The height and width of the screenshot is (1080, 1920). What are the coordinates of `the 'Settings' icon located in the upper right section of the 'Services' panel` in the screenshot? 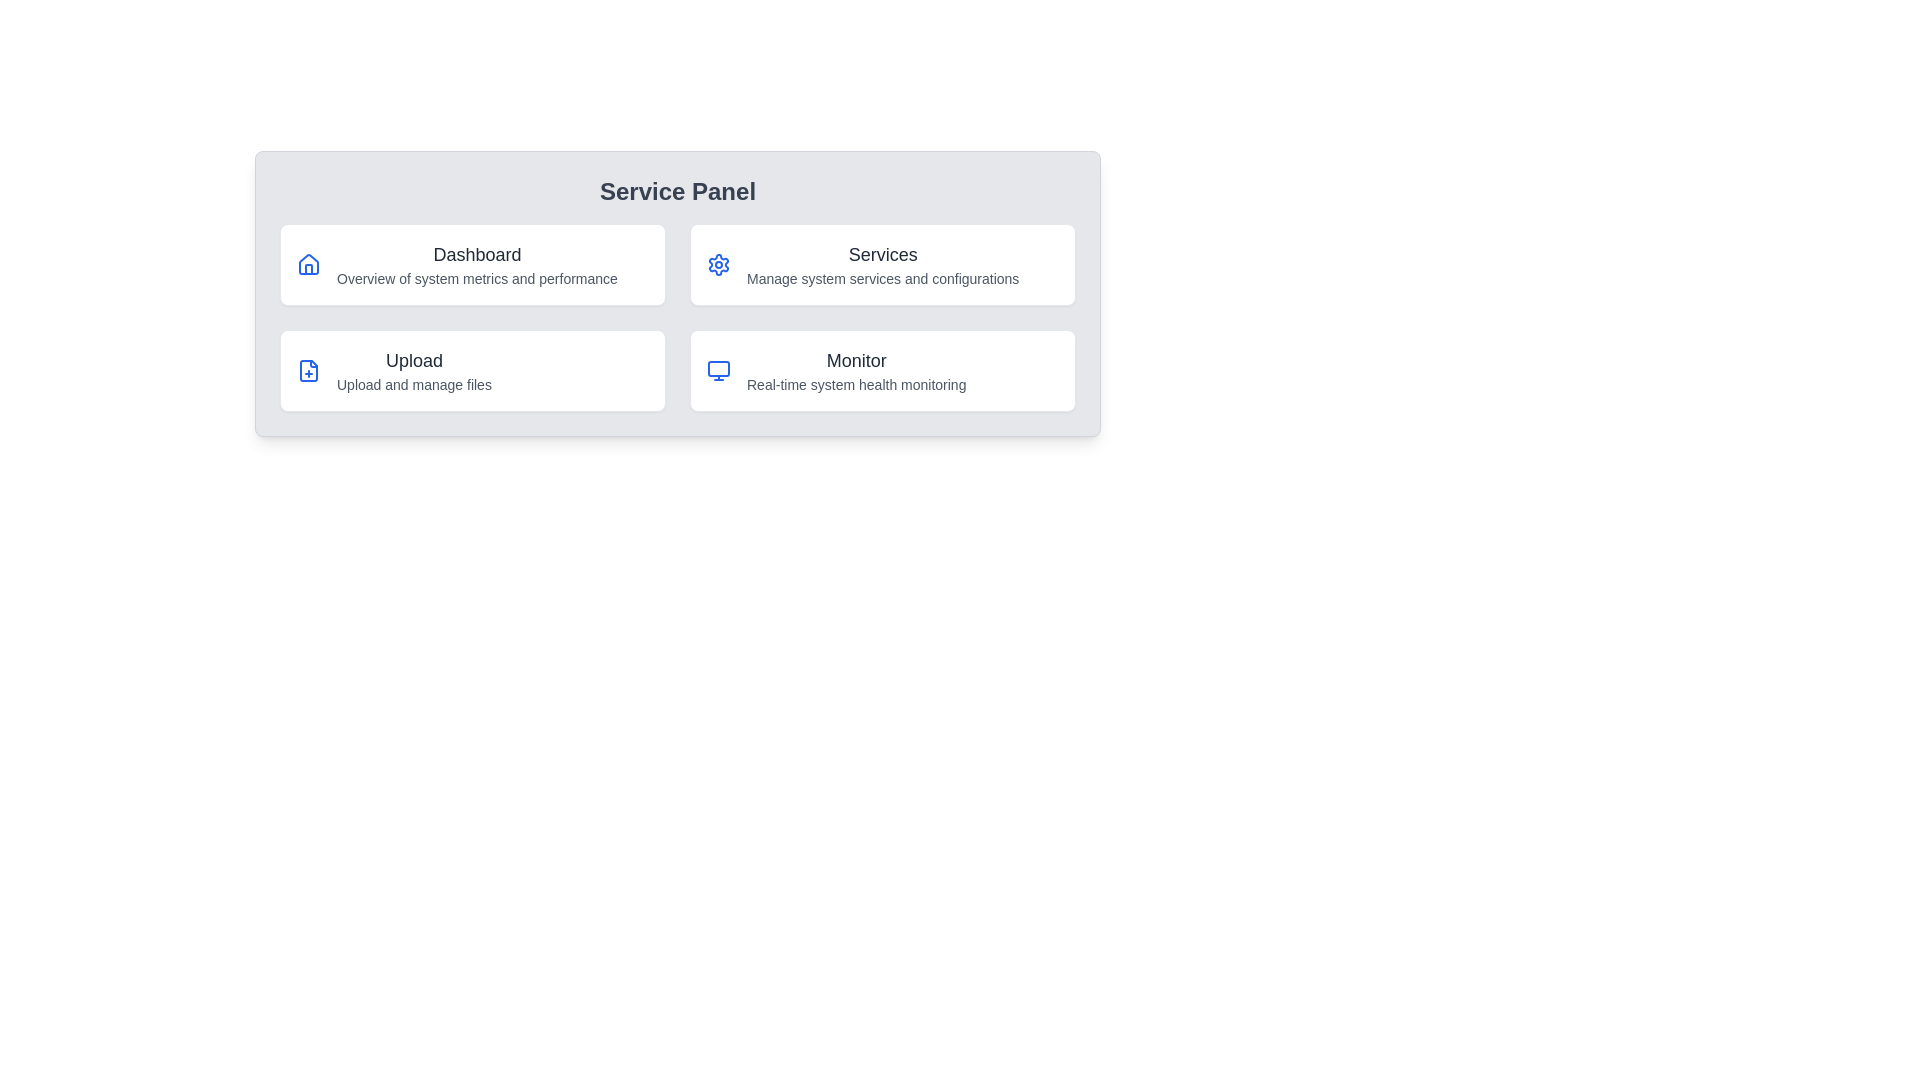 It's located at (719, 264).